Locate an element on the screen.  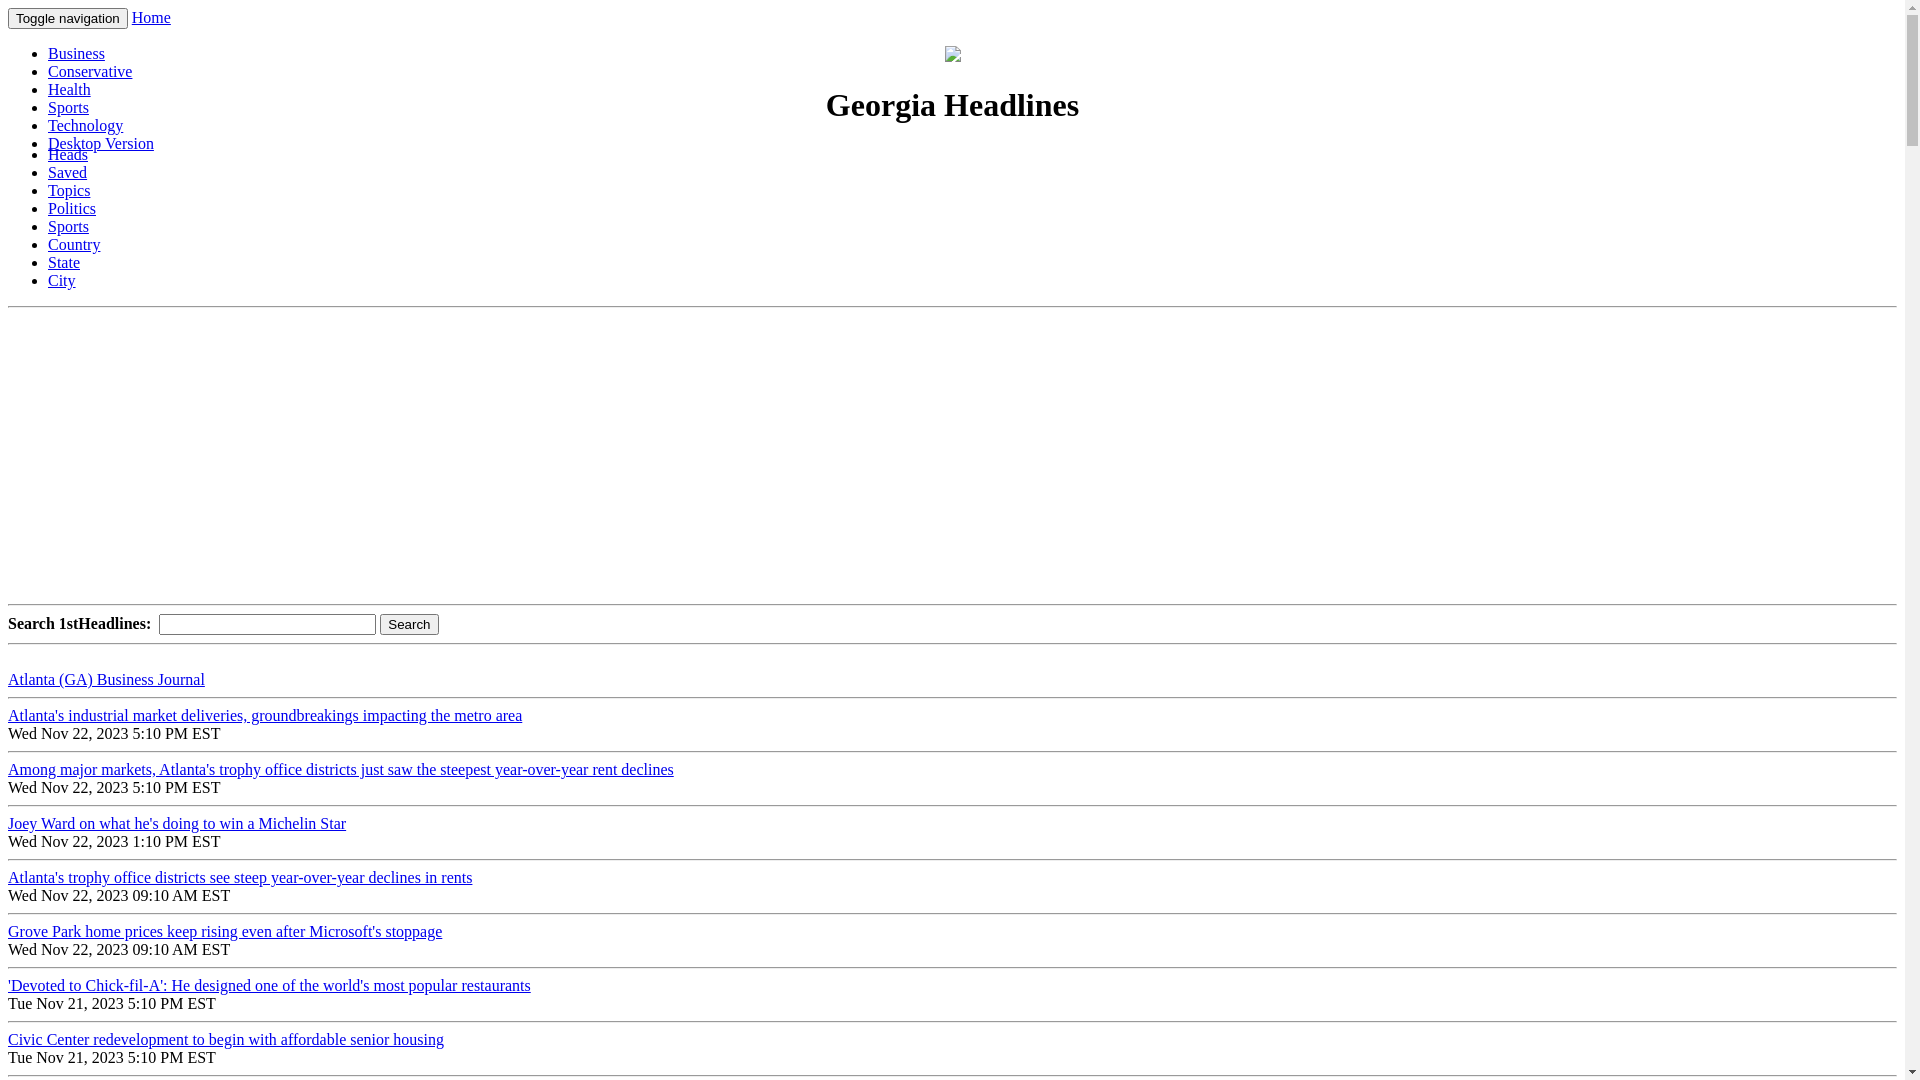
'Country' is located at coordinates (48, 243).